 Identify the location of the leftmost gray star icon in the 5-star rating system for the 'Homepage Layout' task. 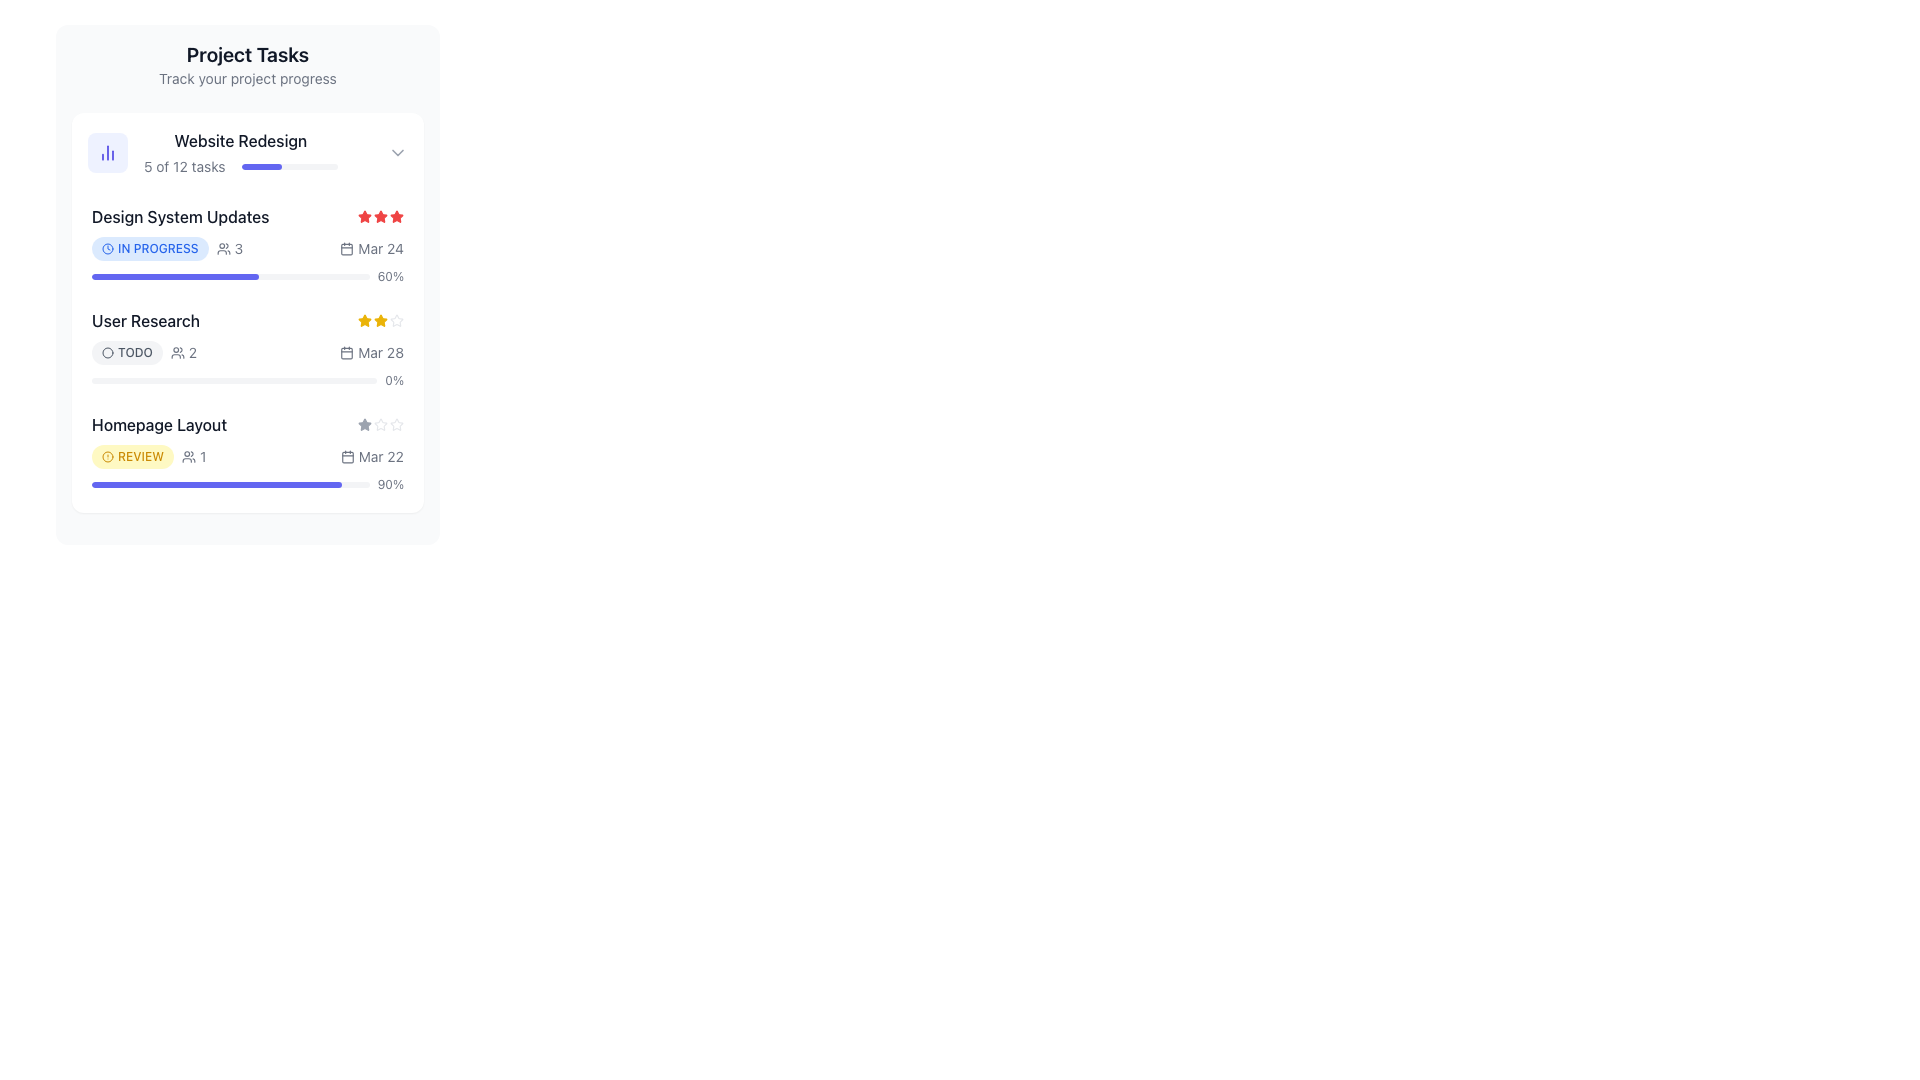
(364, 423).